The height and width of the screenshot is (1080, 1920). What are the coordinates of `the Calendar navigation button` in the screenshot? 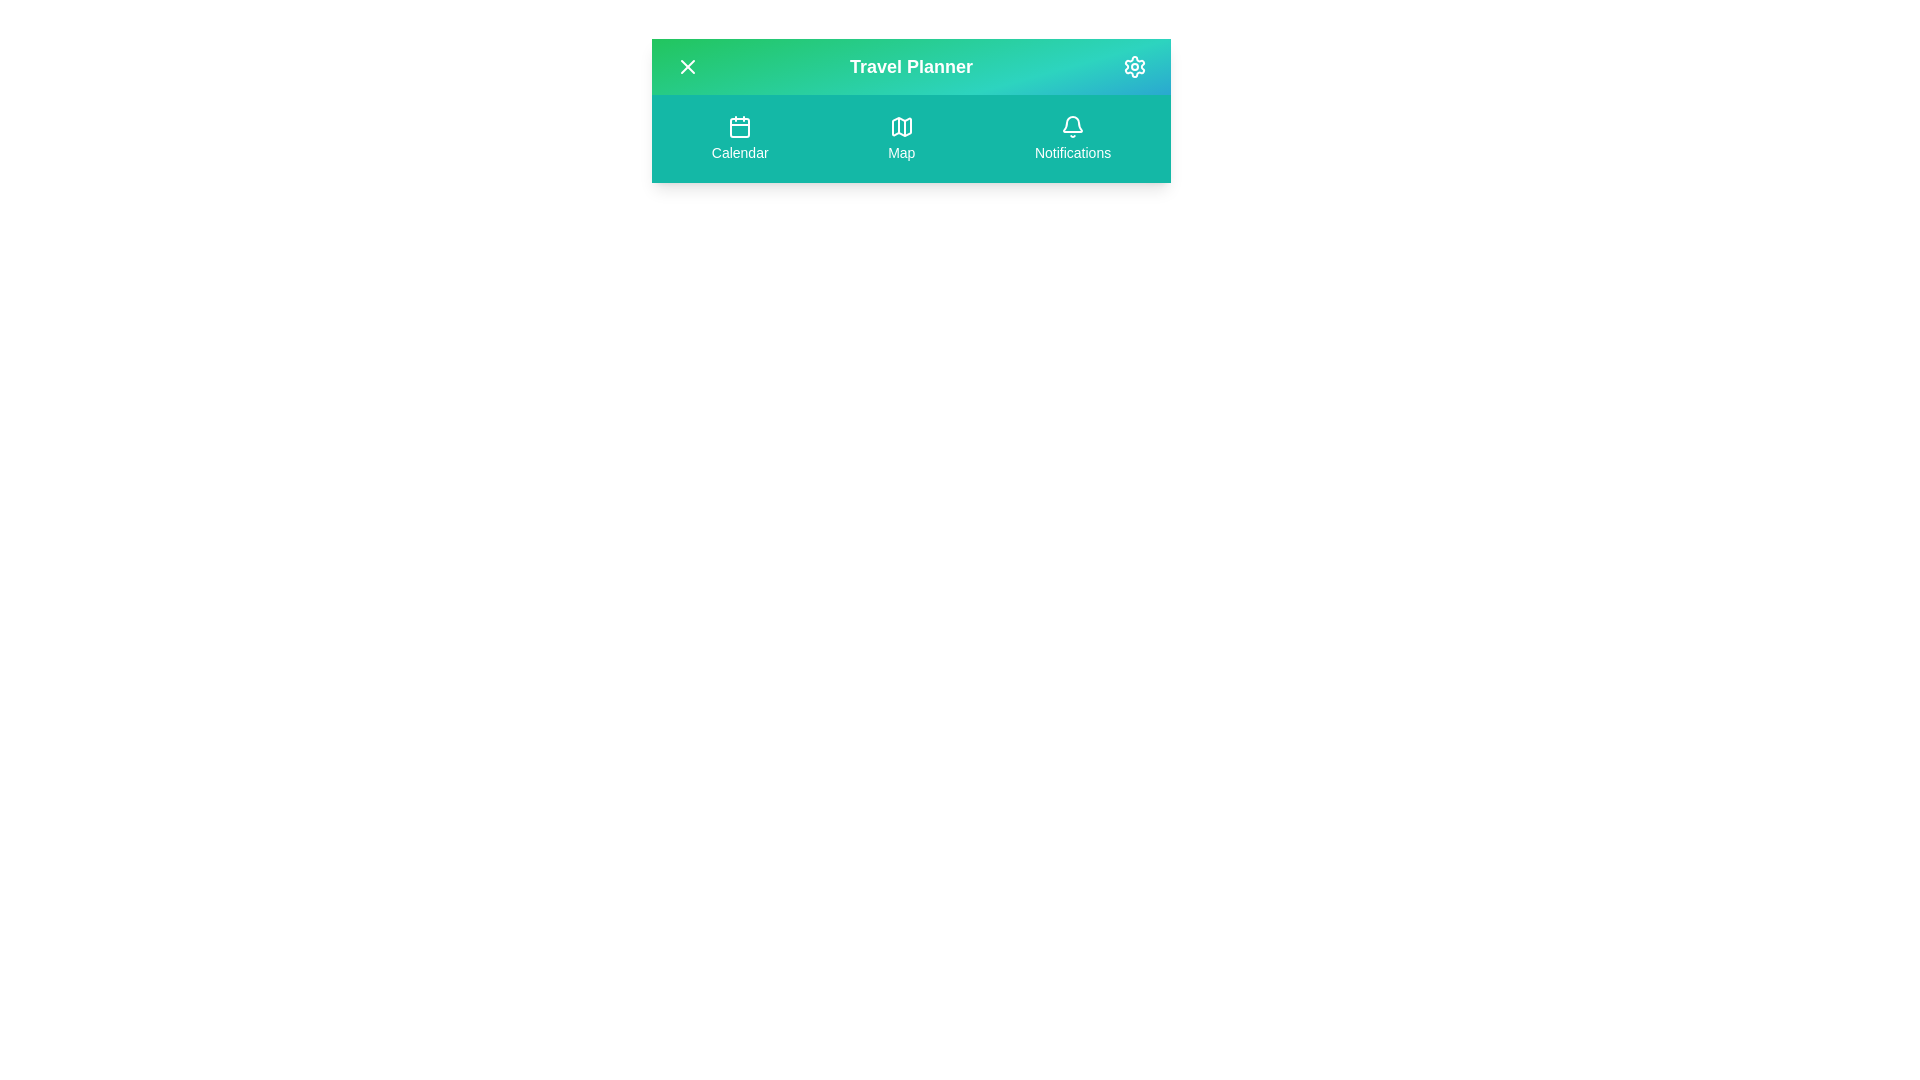 It's located at (738, 137).